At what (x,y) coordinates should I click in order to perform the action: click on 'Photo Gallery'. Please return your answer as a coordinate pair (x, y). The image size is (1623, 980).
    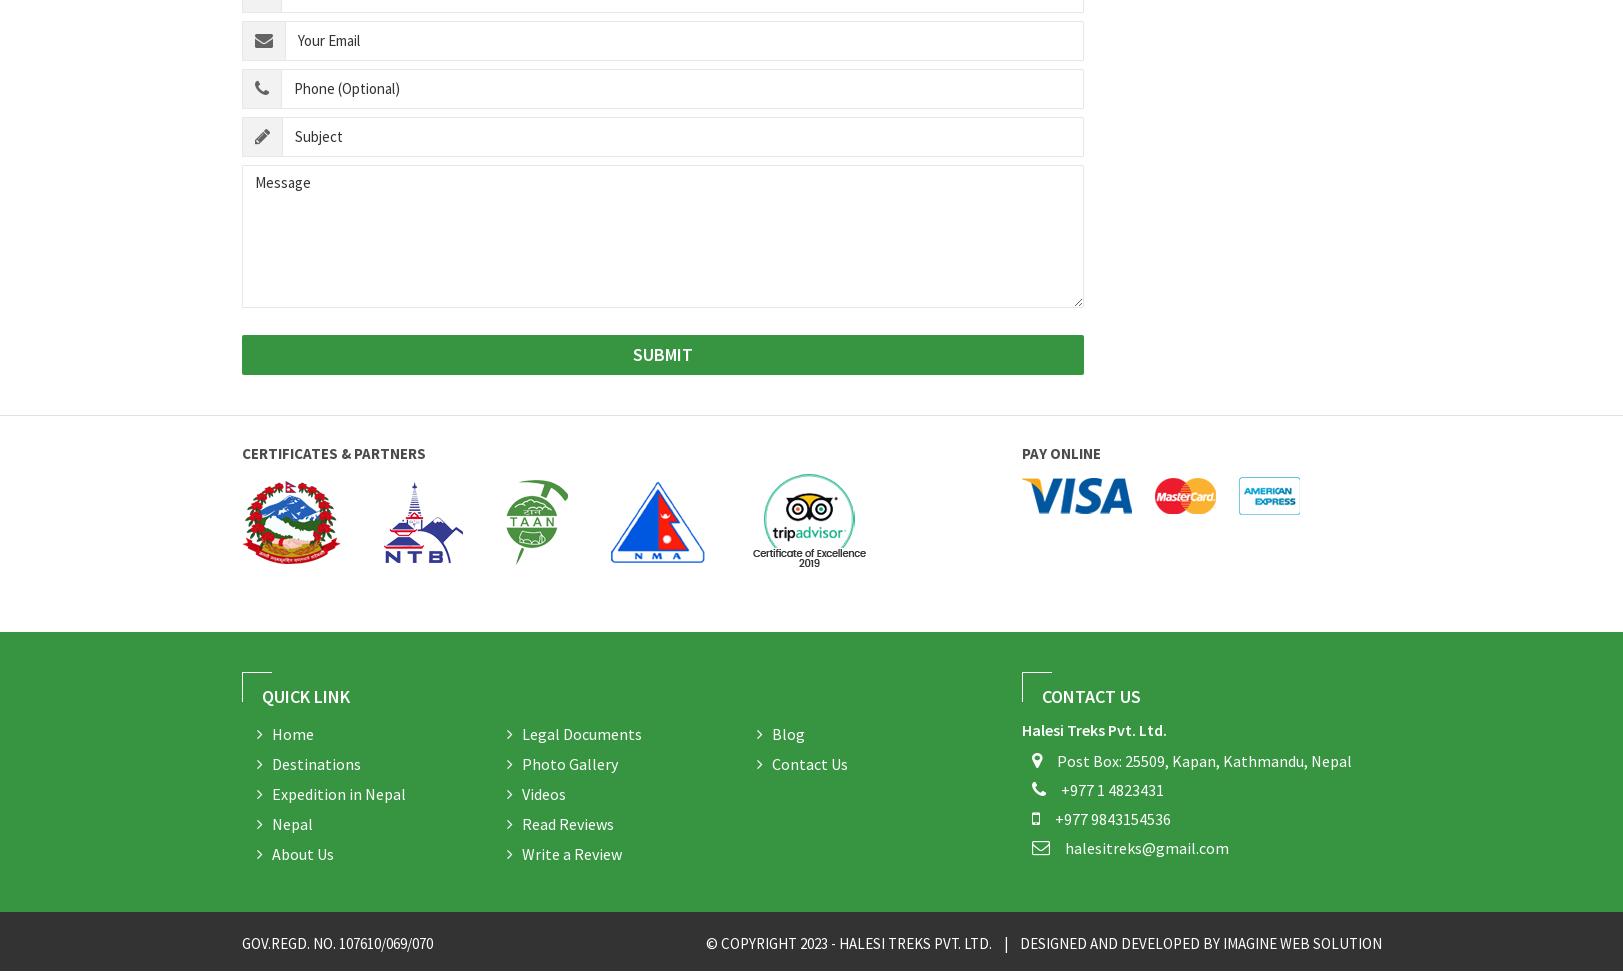
    Looking at the image, I should click on (569, 763).